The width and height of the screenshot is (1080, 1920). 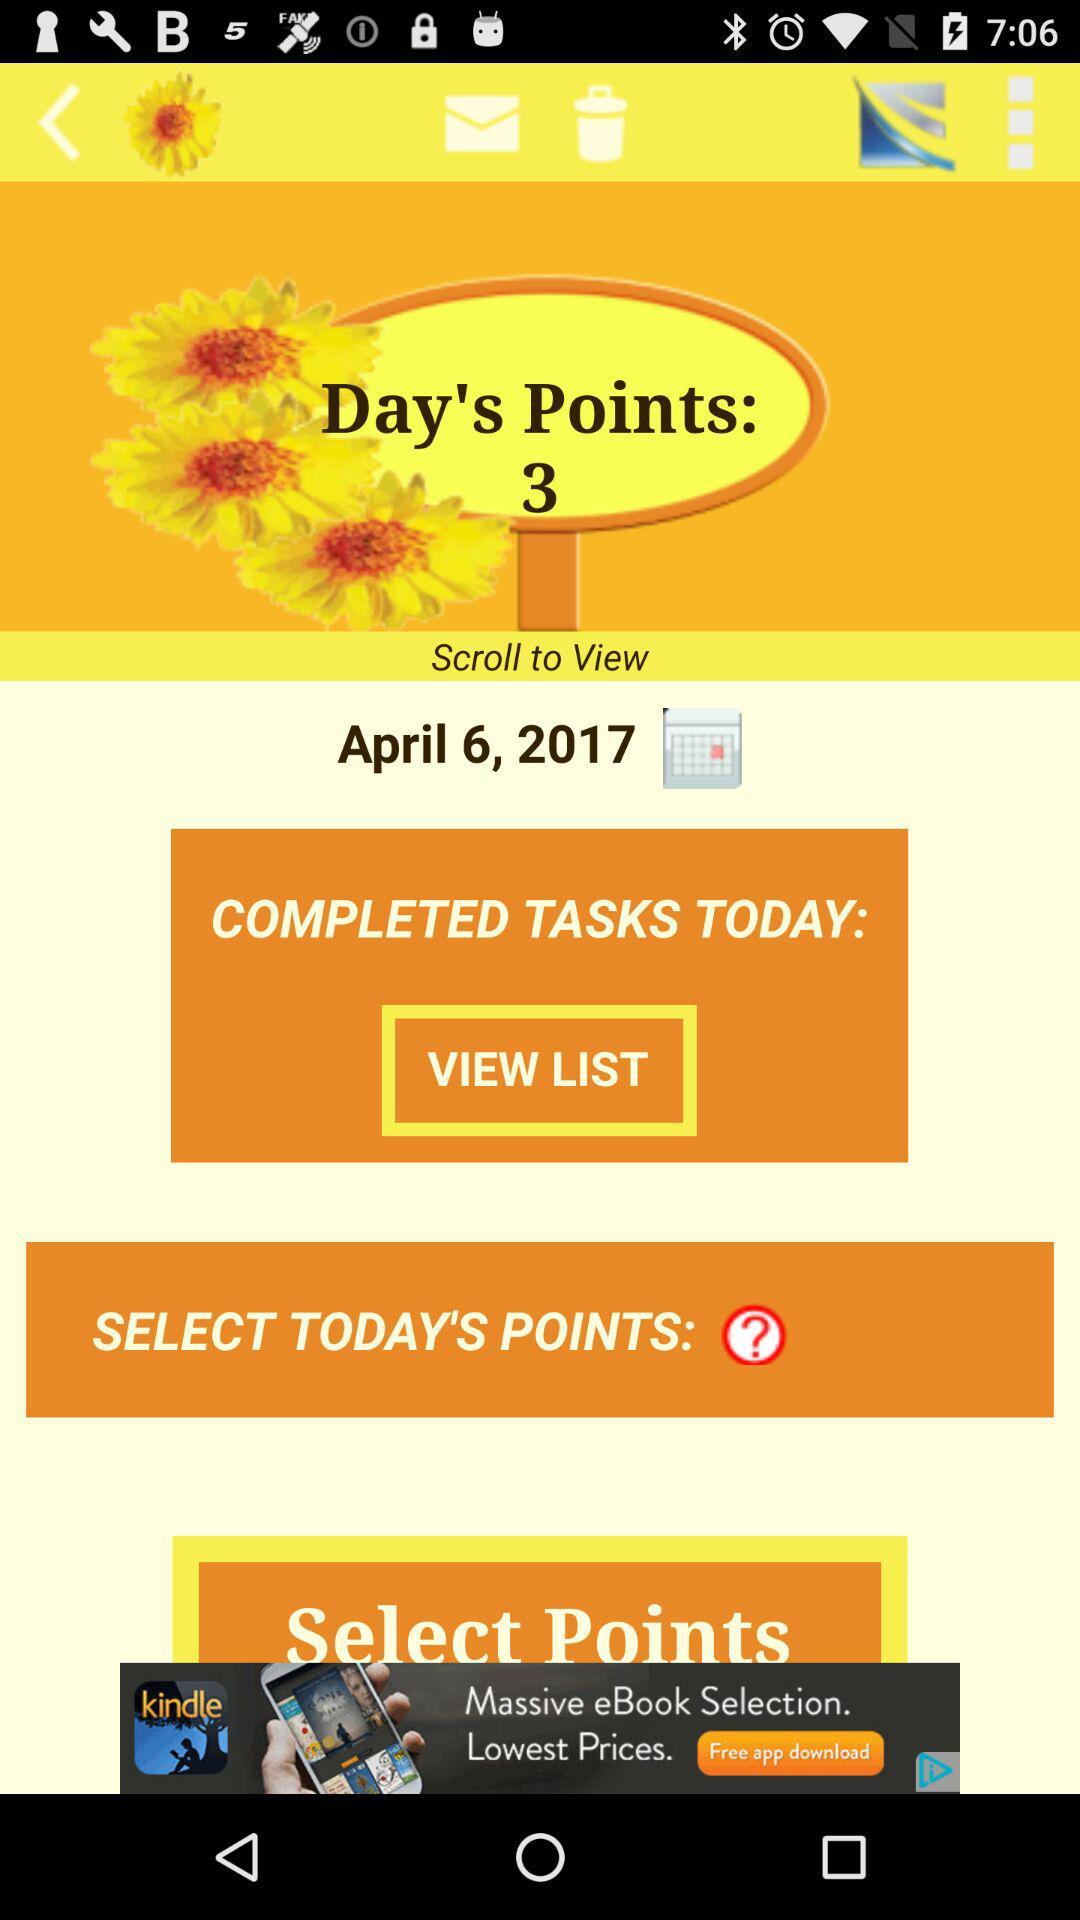 What do you see at coordinates (701, 747) in the screenshot?
I see `browse the calendar for another date` at bounding box center [701, 747].